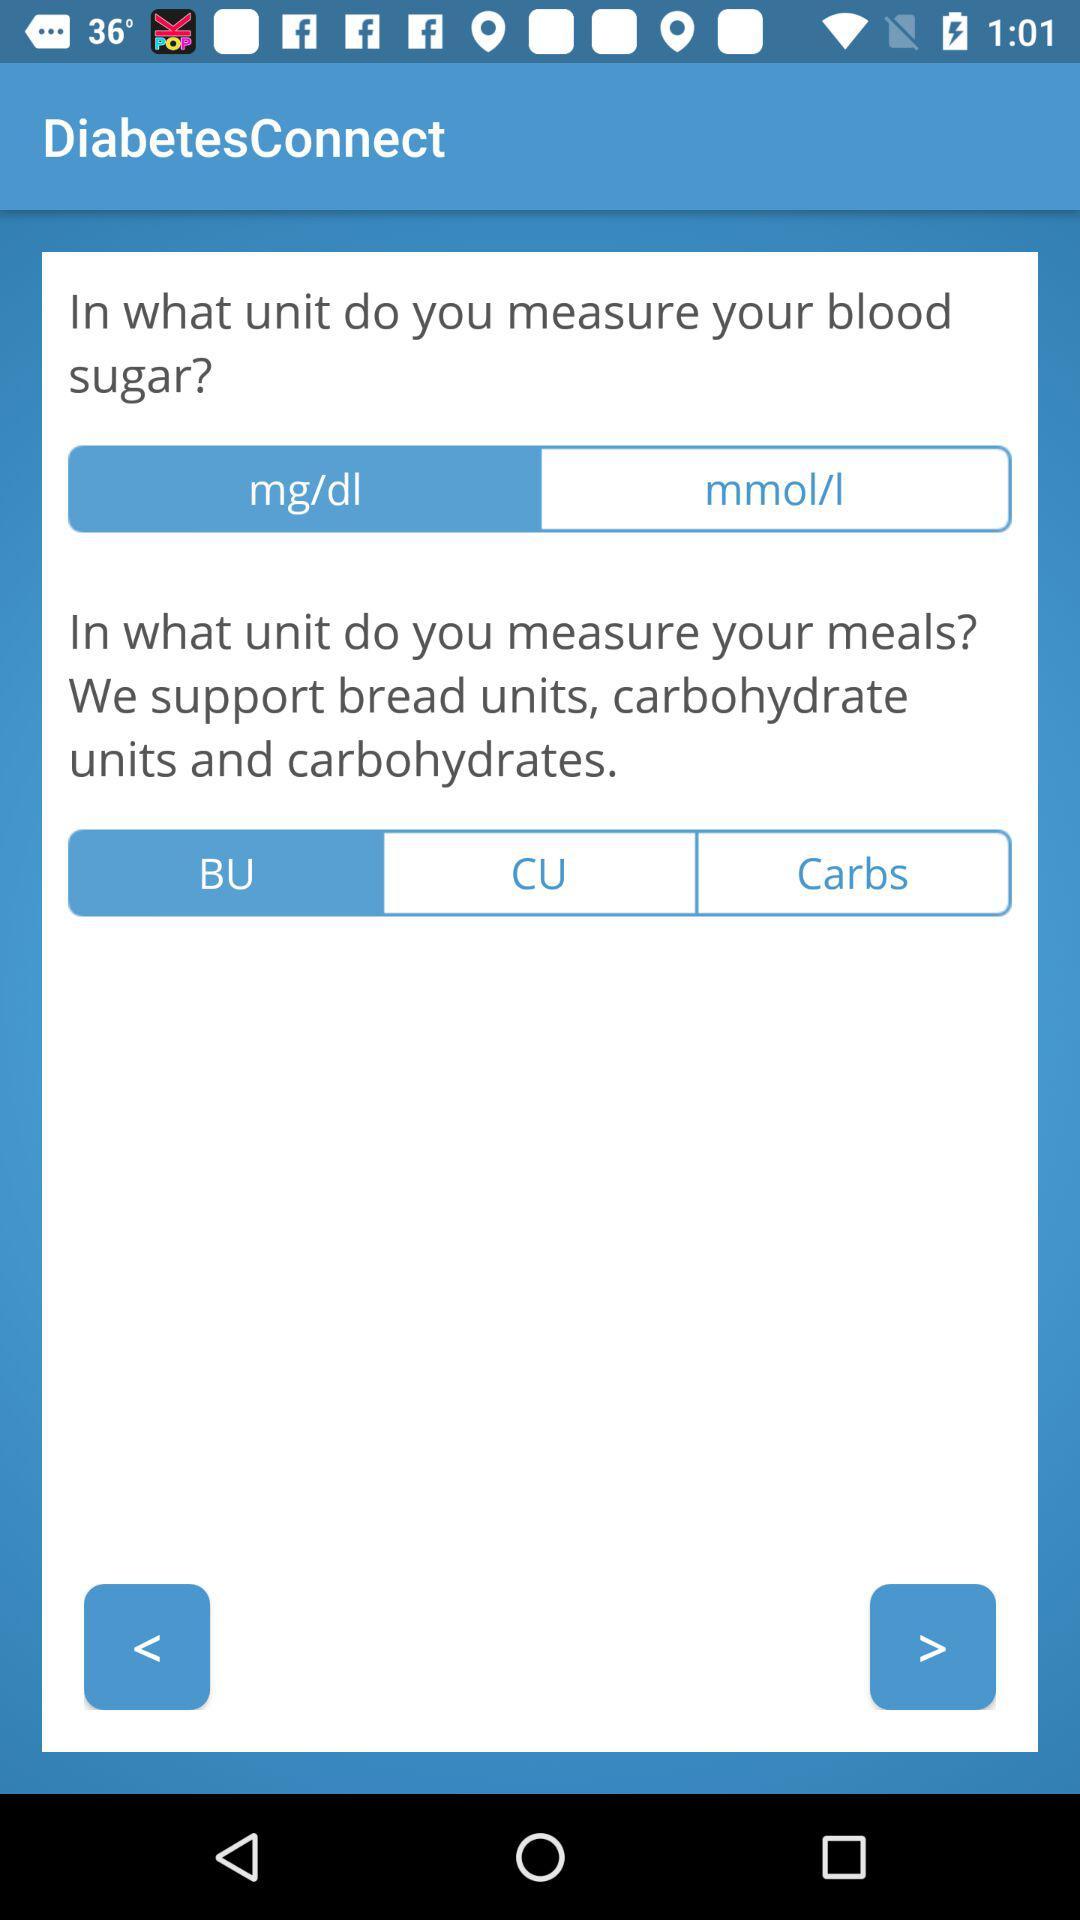  Describe the element at coordinates (538, 873) in the screenshot. I see `the item to the left of the carbs item` at that location.